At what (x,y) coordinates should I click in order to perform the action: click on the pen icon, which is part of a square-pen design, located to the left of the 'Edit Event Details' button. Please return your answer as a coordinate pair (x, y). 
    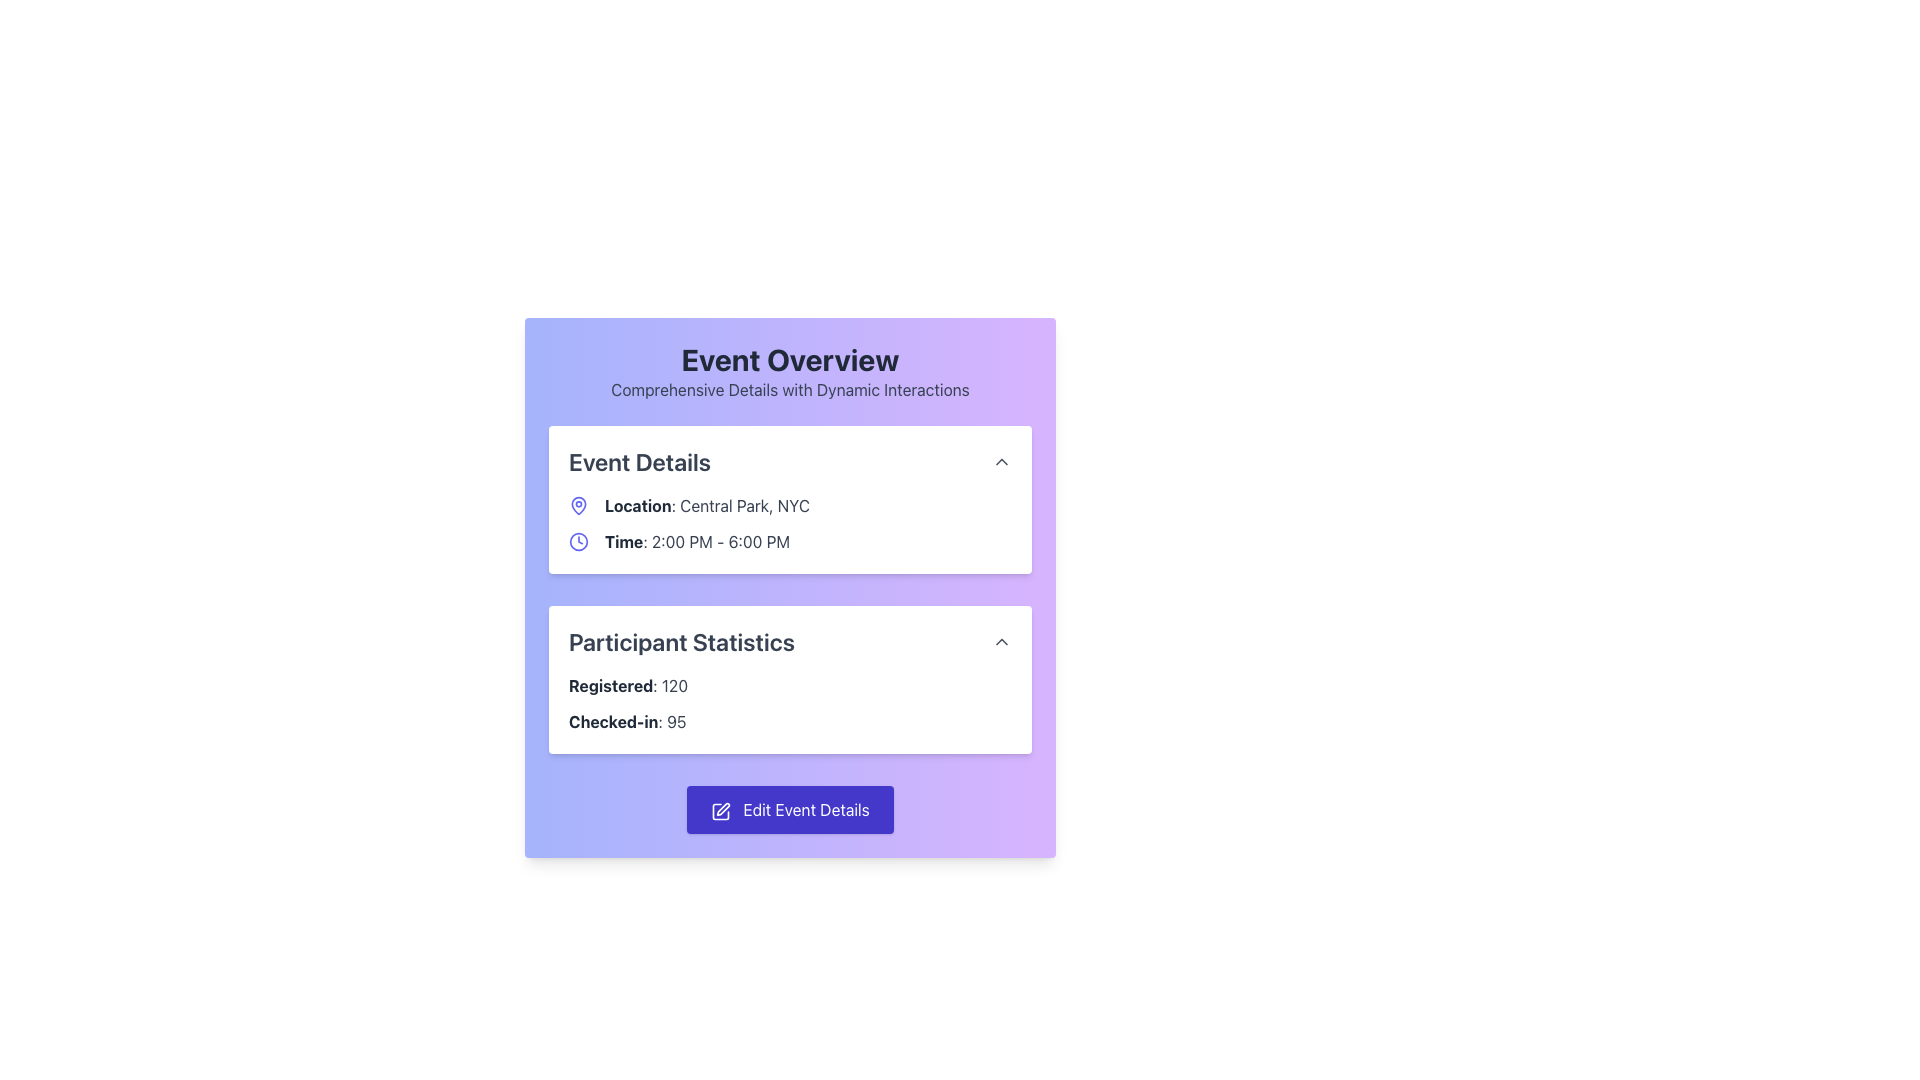
    Looking at the image, I should click on (722, 808).